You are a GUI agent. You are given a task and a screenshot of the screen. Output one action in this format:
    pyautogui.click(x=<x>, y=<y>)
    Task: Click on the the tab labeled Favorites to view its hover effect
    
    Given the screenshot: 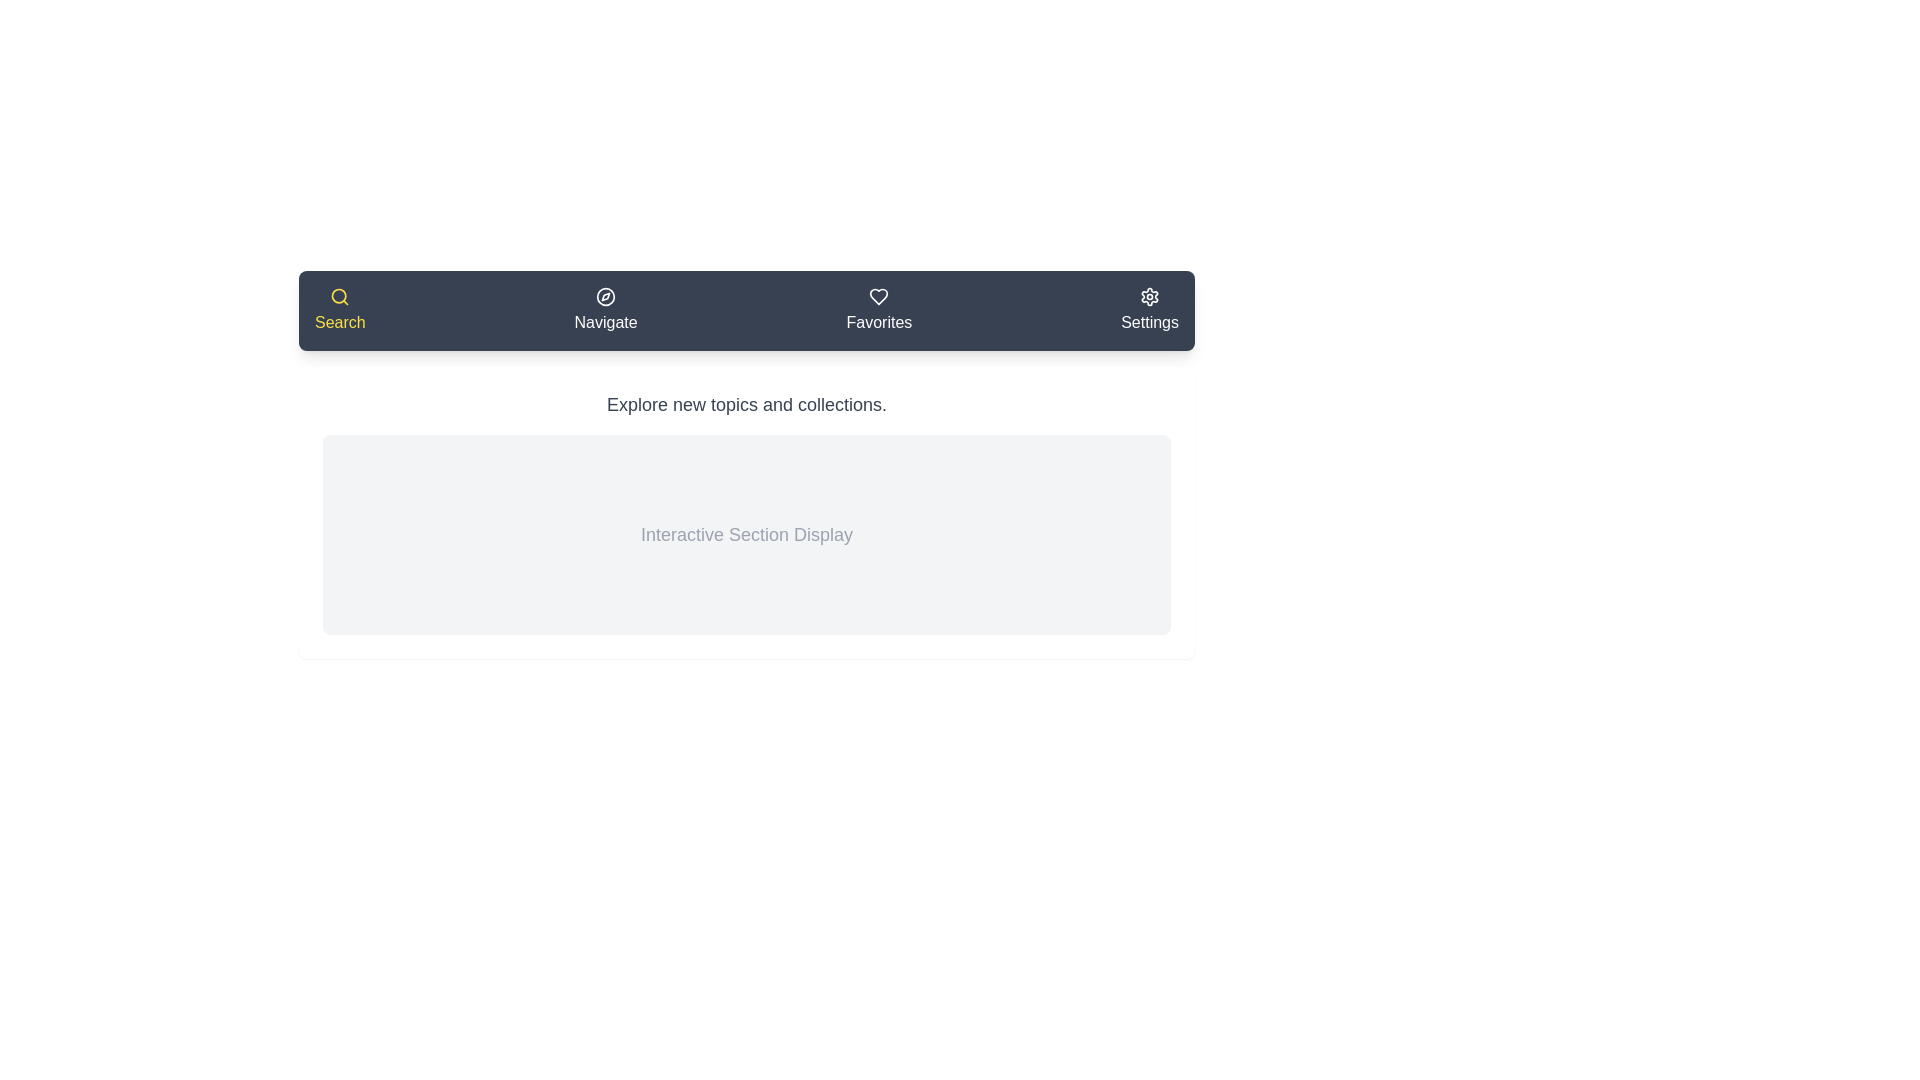 What is the action you would take?
    pyautogui.click(x=878, y=311)
    